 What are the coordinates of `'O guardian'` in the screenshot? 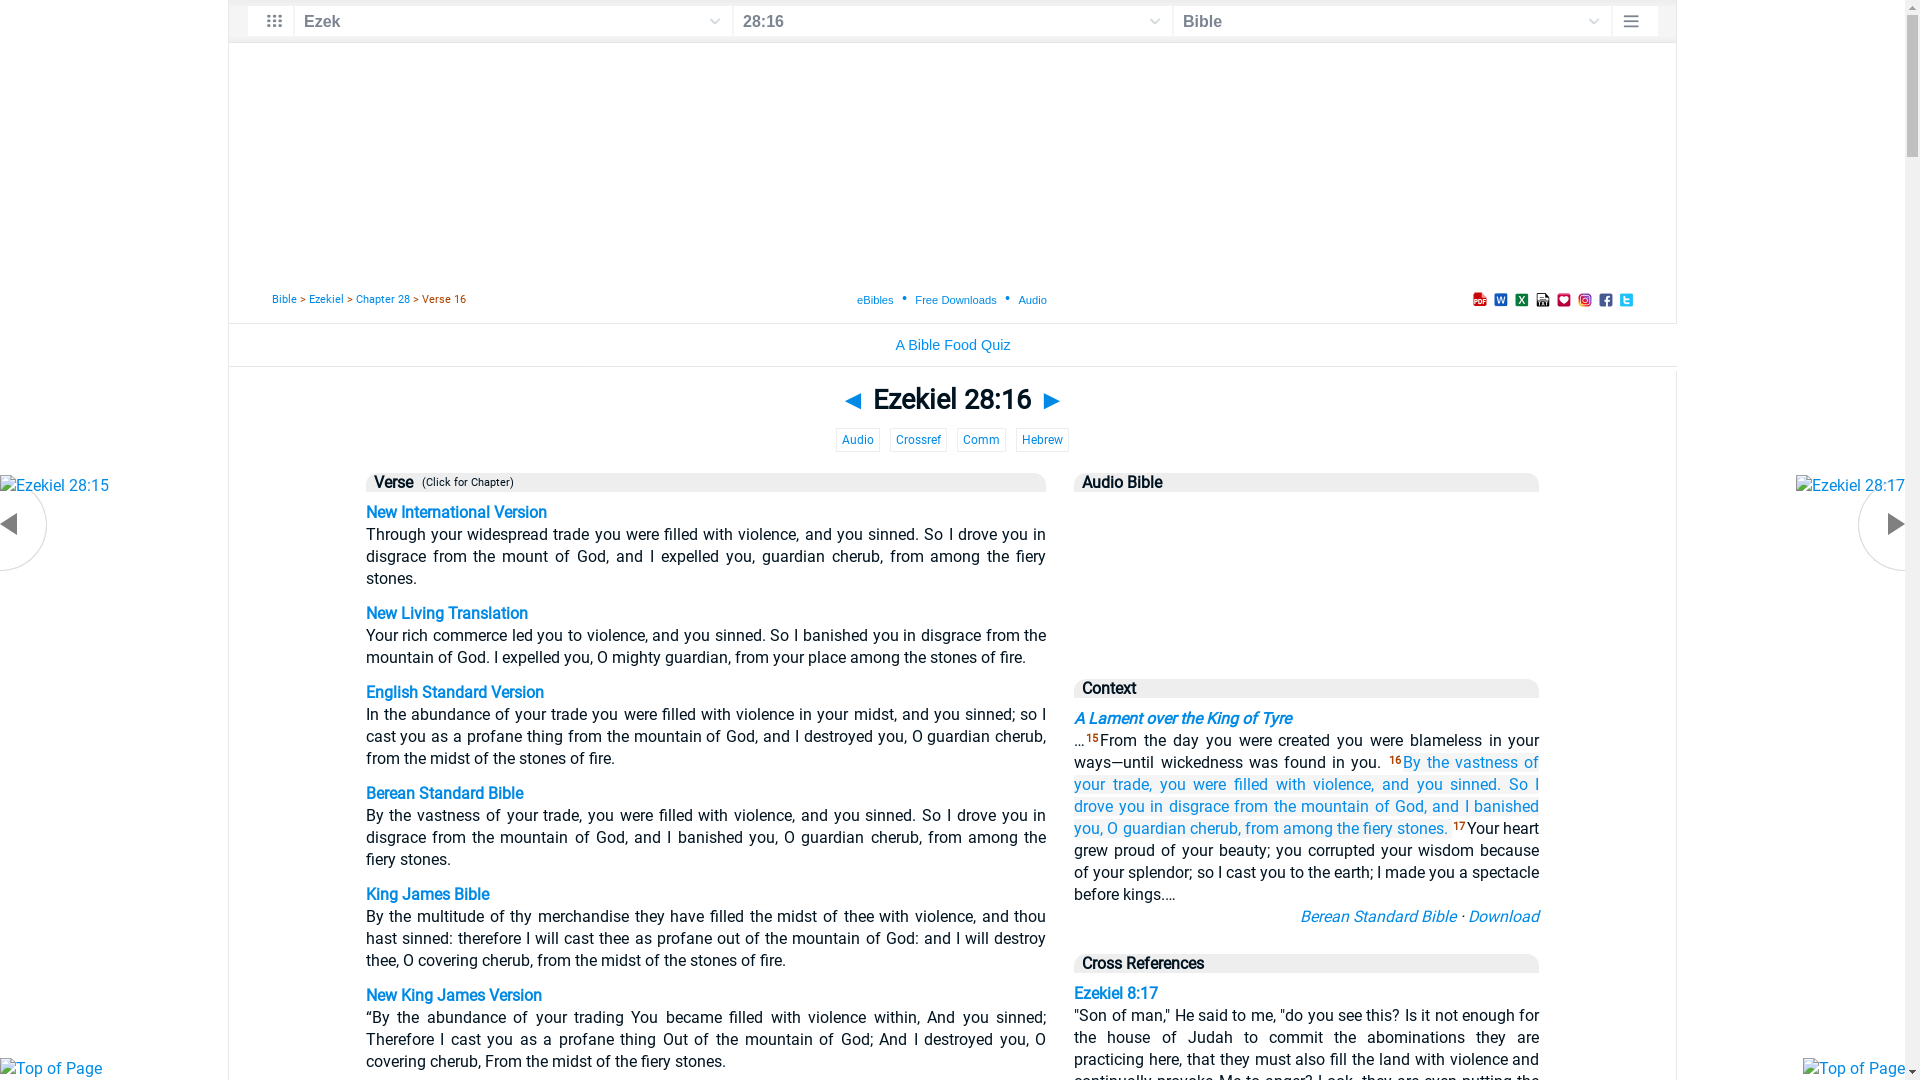 It's located at (1146, 828).